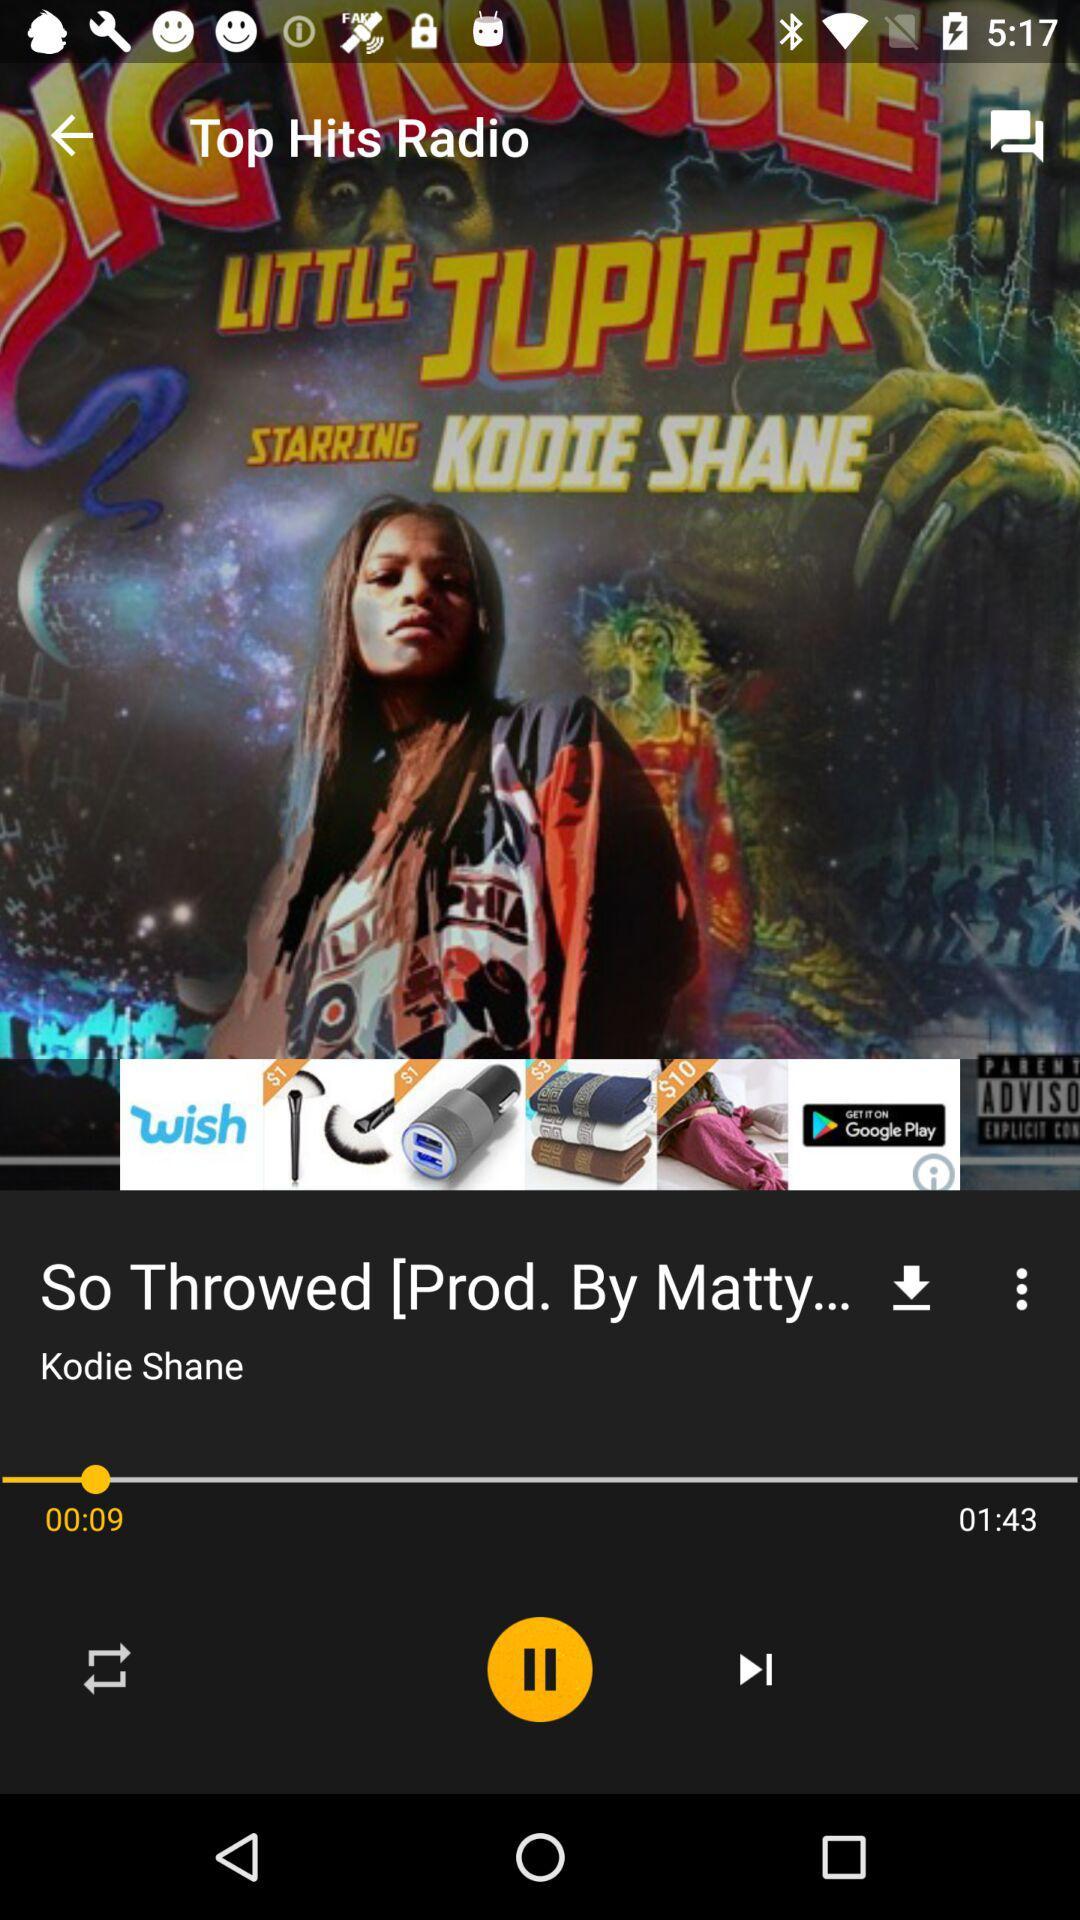  I want to click on the kodie shane icon, so click(140, 1363).